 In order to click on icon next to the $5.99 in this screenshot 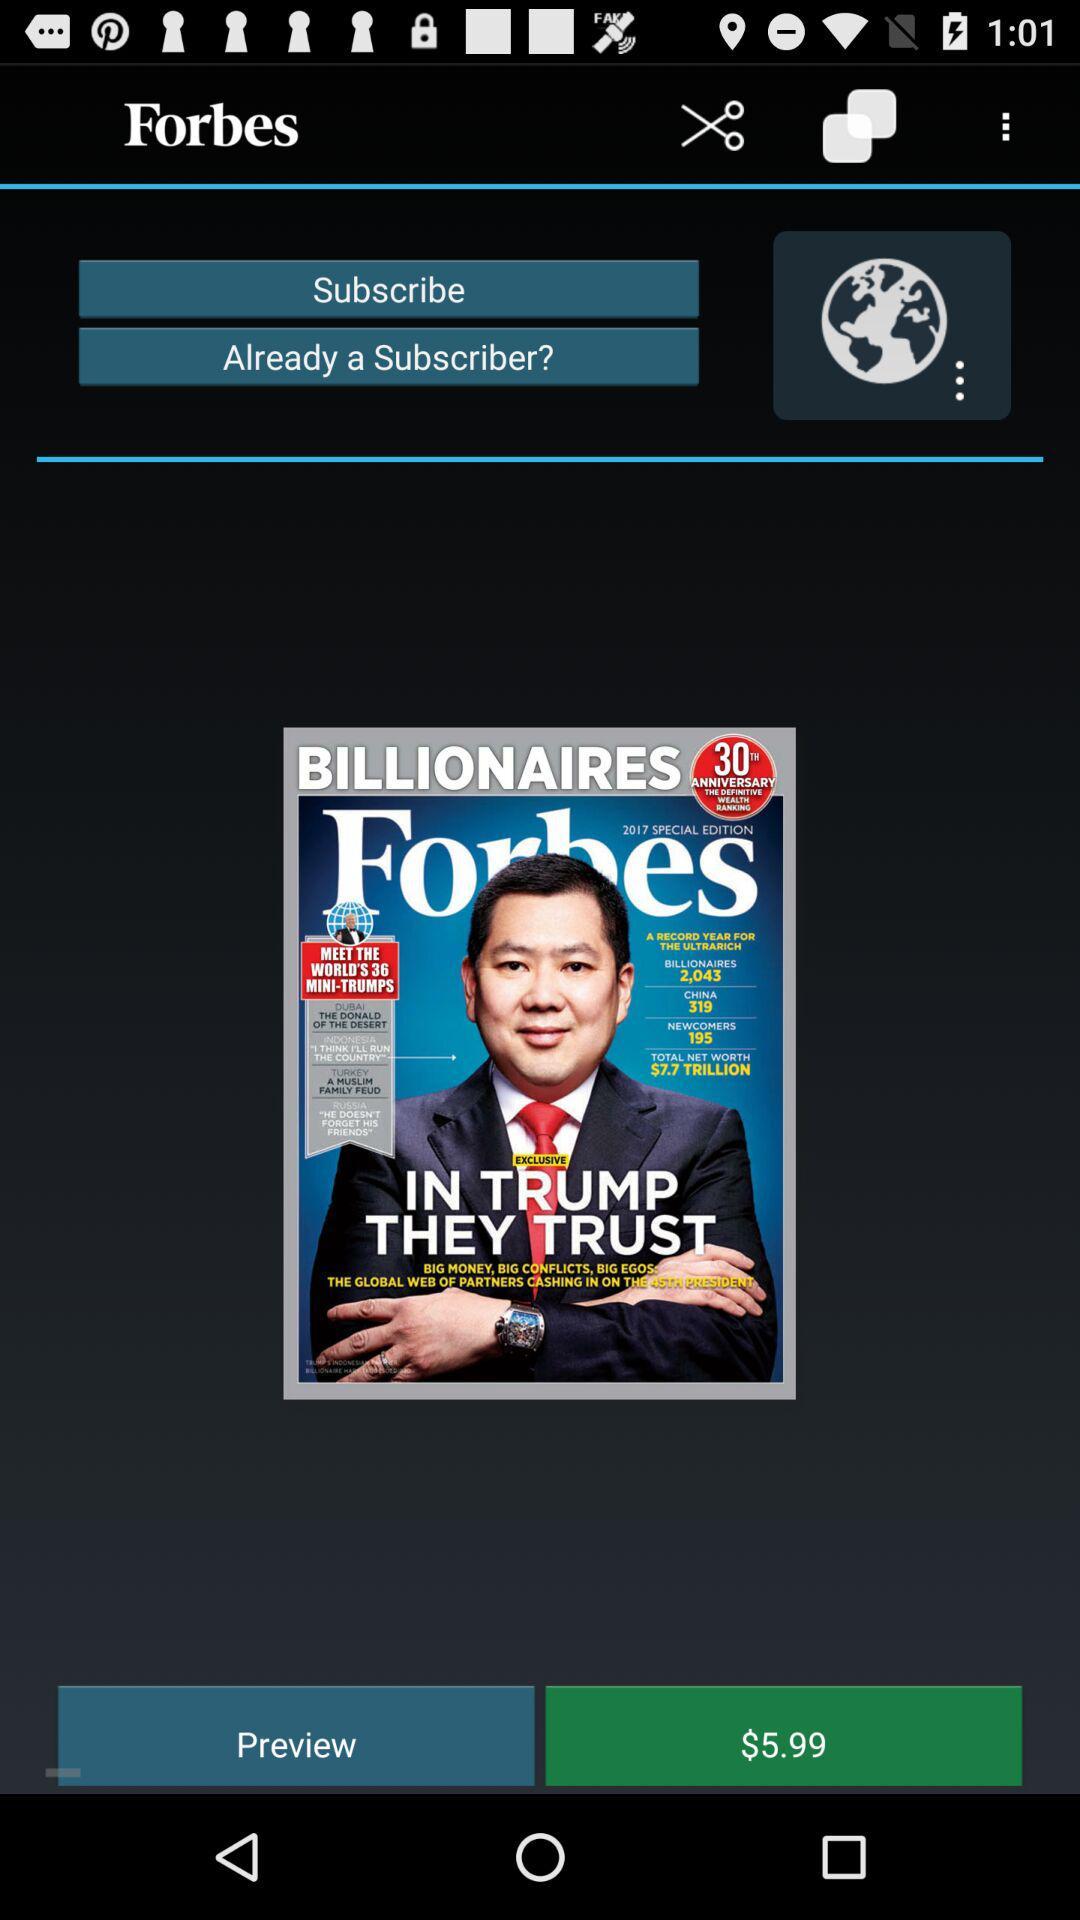, I will do `click(281, 1732)`.